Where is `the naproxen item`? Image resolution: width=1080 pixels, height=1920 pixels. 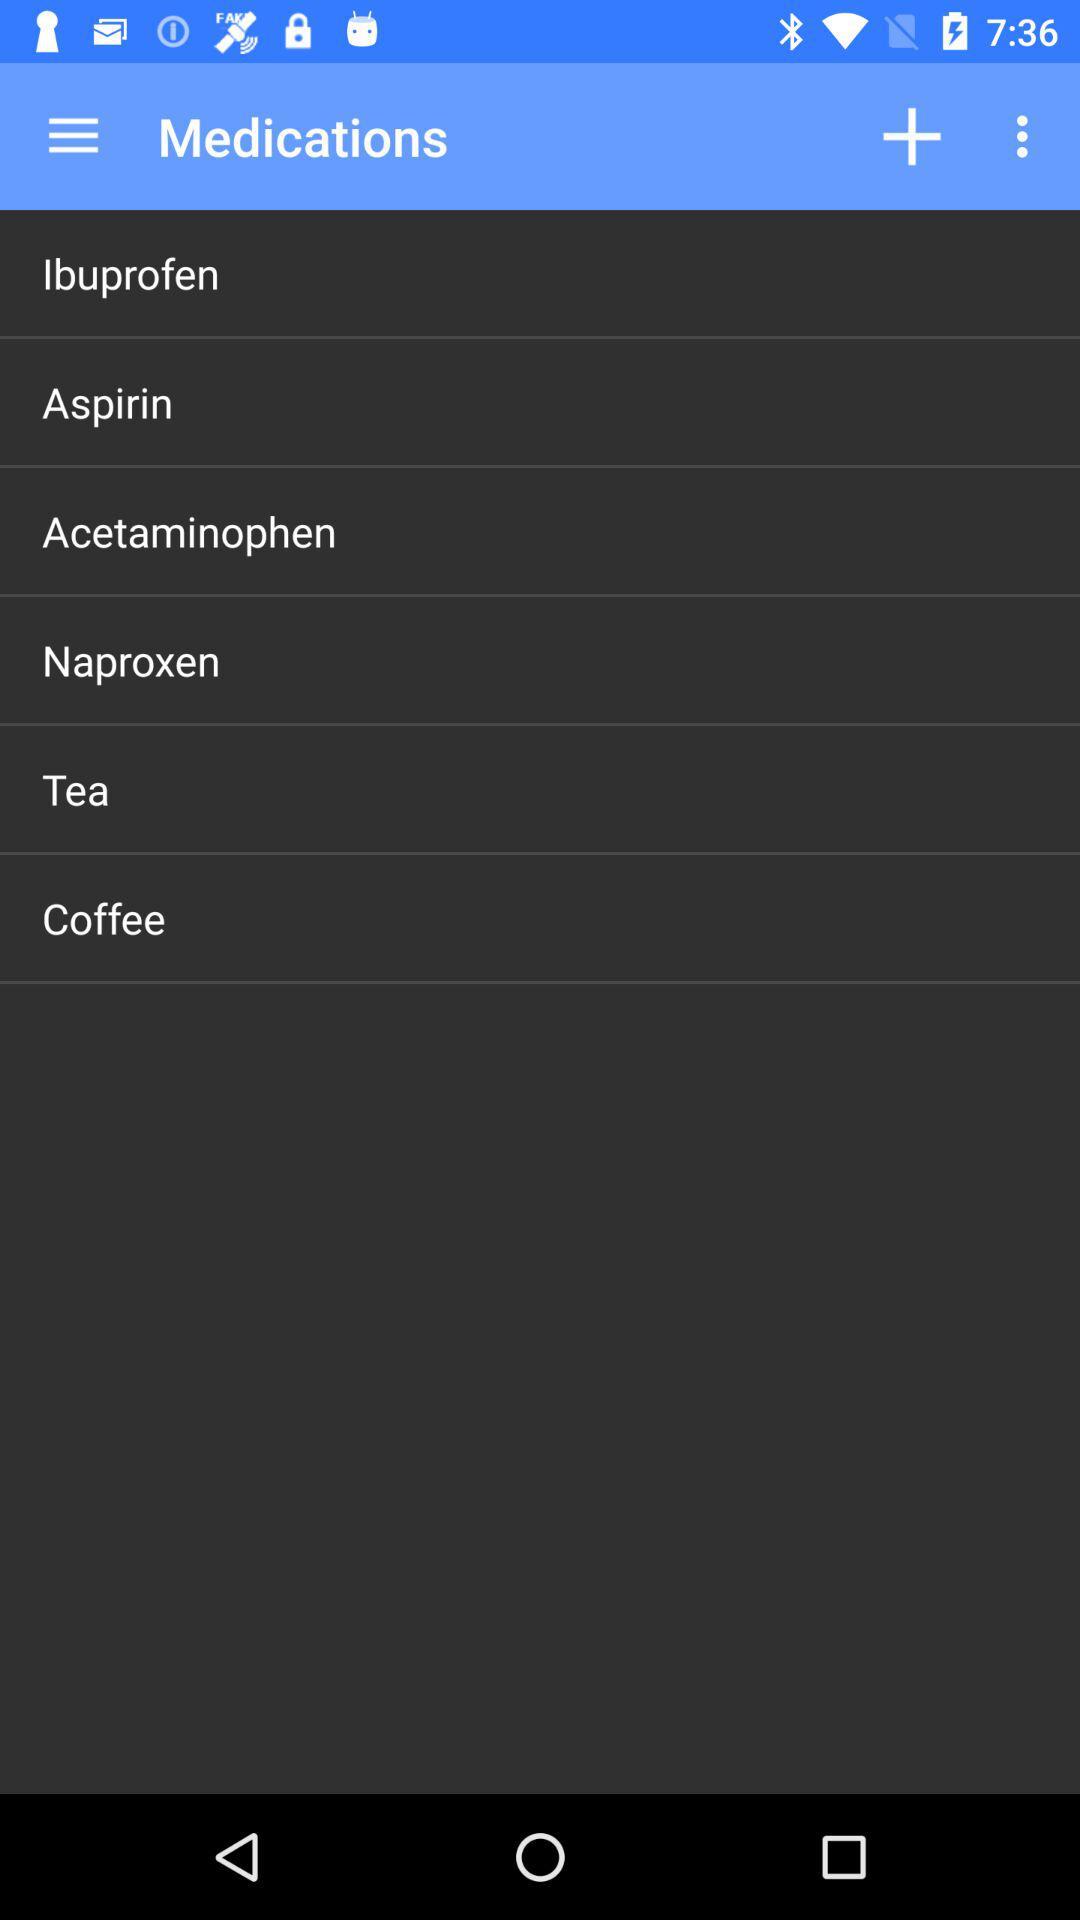 the naproxen item is located at coordinates (131, 660).